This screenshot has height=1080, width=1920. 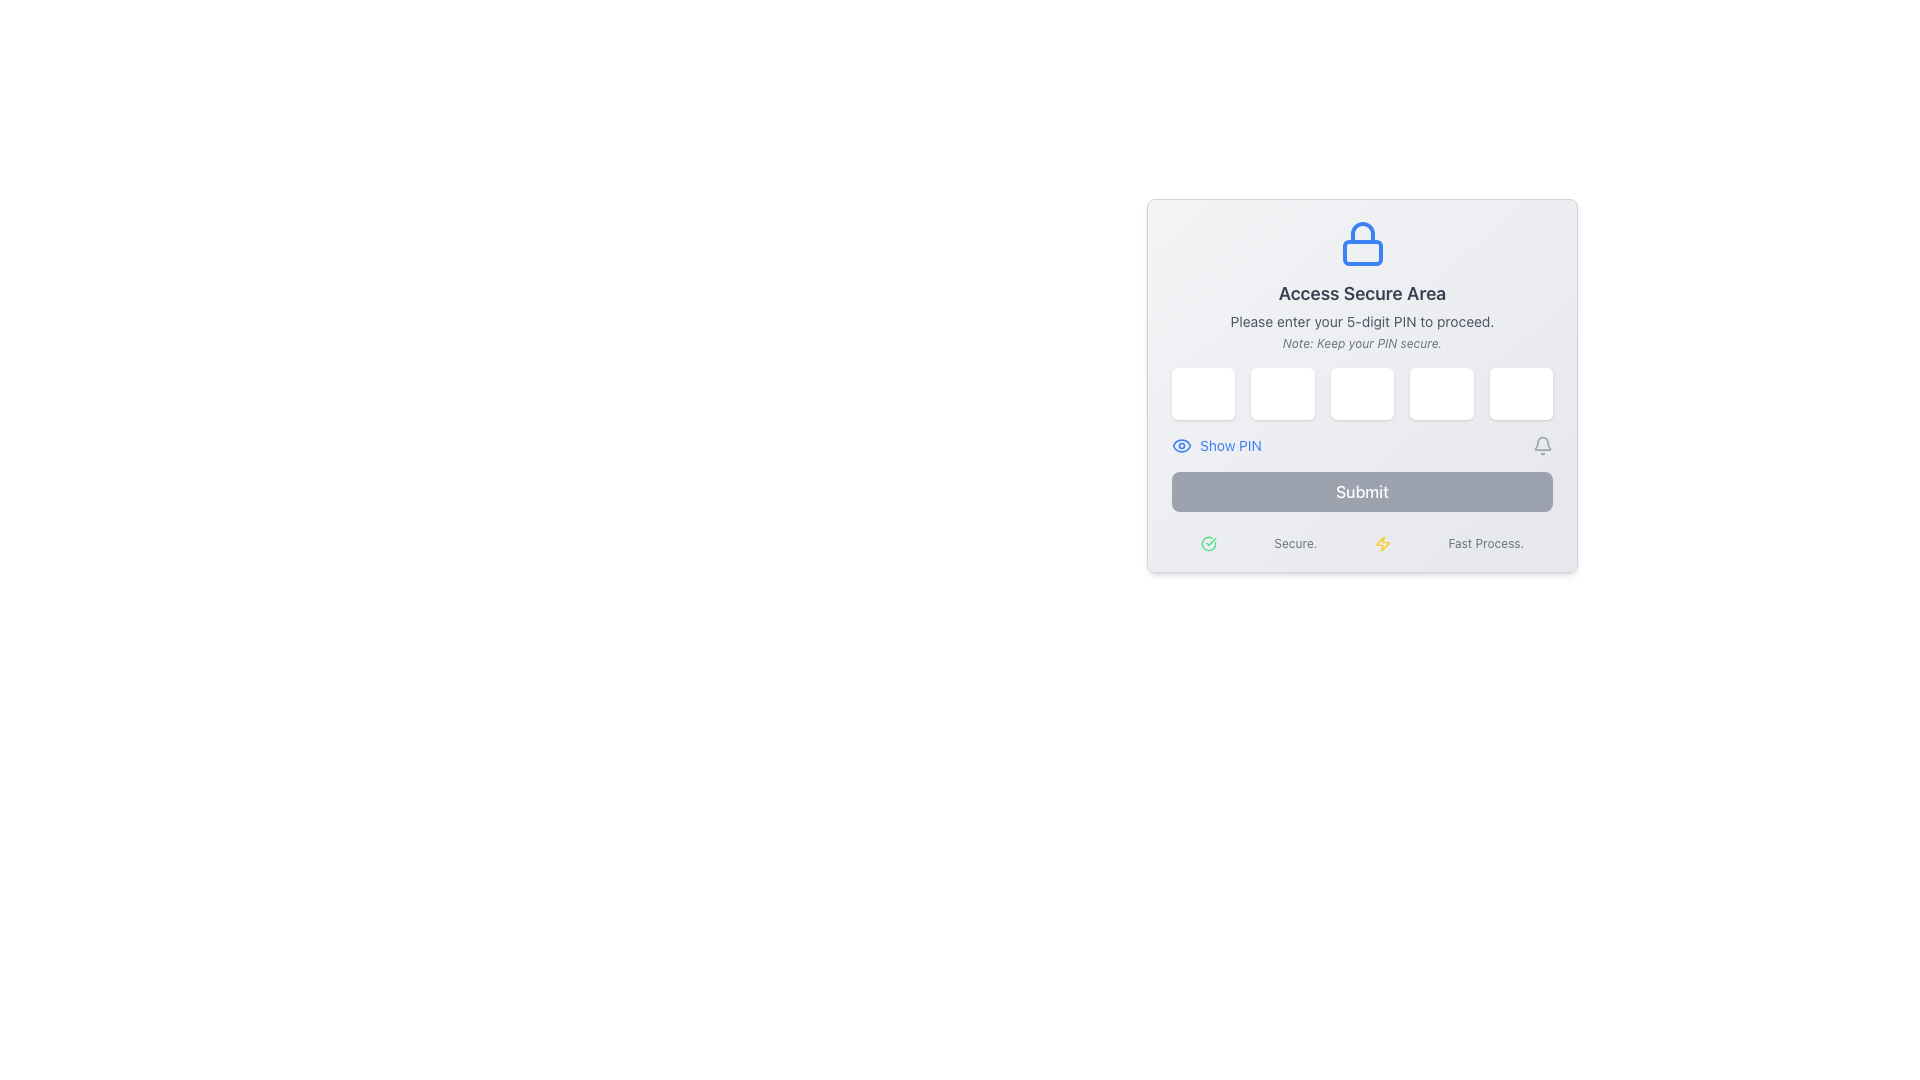 I want to click on the fourth password input box, which is a rounded square-shaped field with a gray border and white background, to focus the field, so click(x=1441, y=393).